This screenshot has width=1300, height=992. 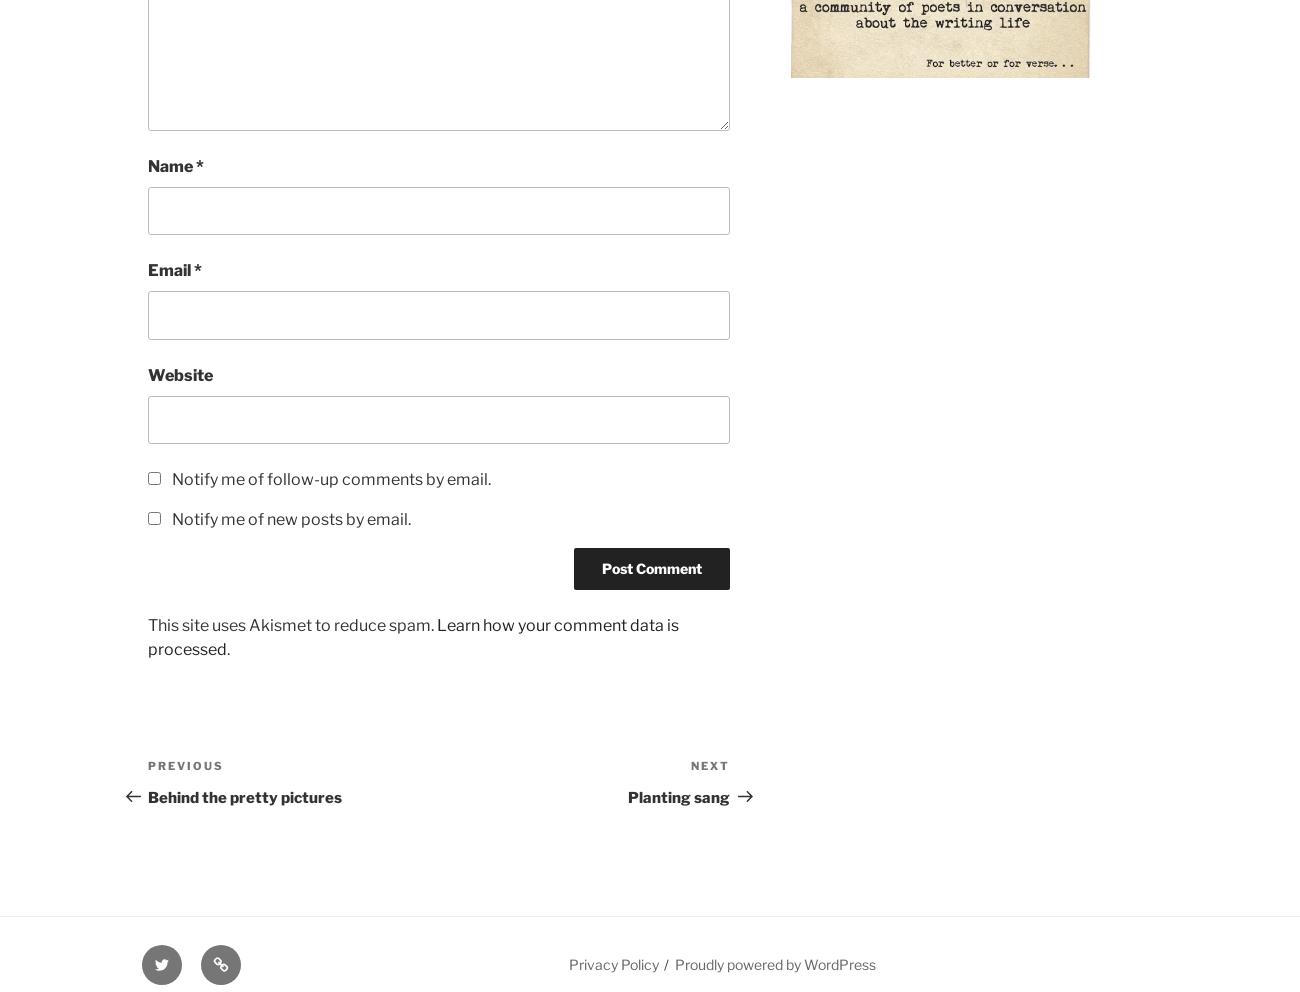 What do you see at coordinates (291, 518) in the screenshot?
I see `'Notify me of new posts by email.'` at bounding box center [291, 518].